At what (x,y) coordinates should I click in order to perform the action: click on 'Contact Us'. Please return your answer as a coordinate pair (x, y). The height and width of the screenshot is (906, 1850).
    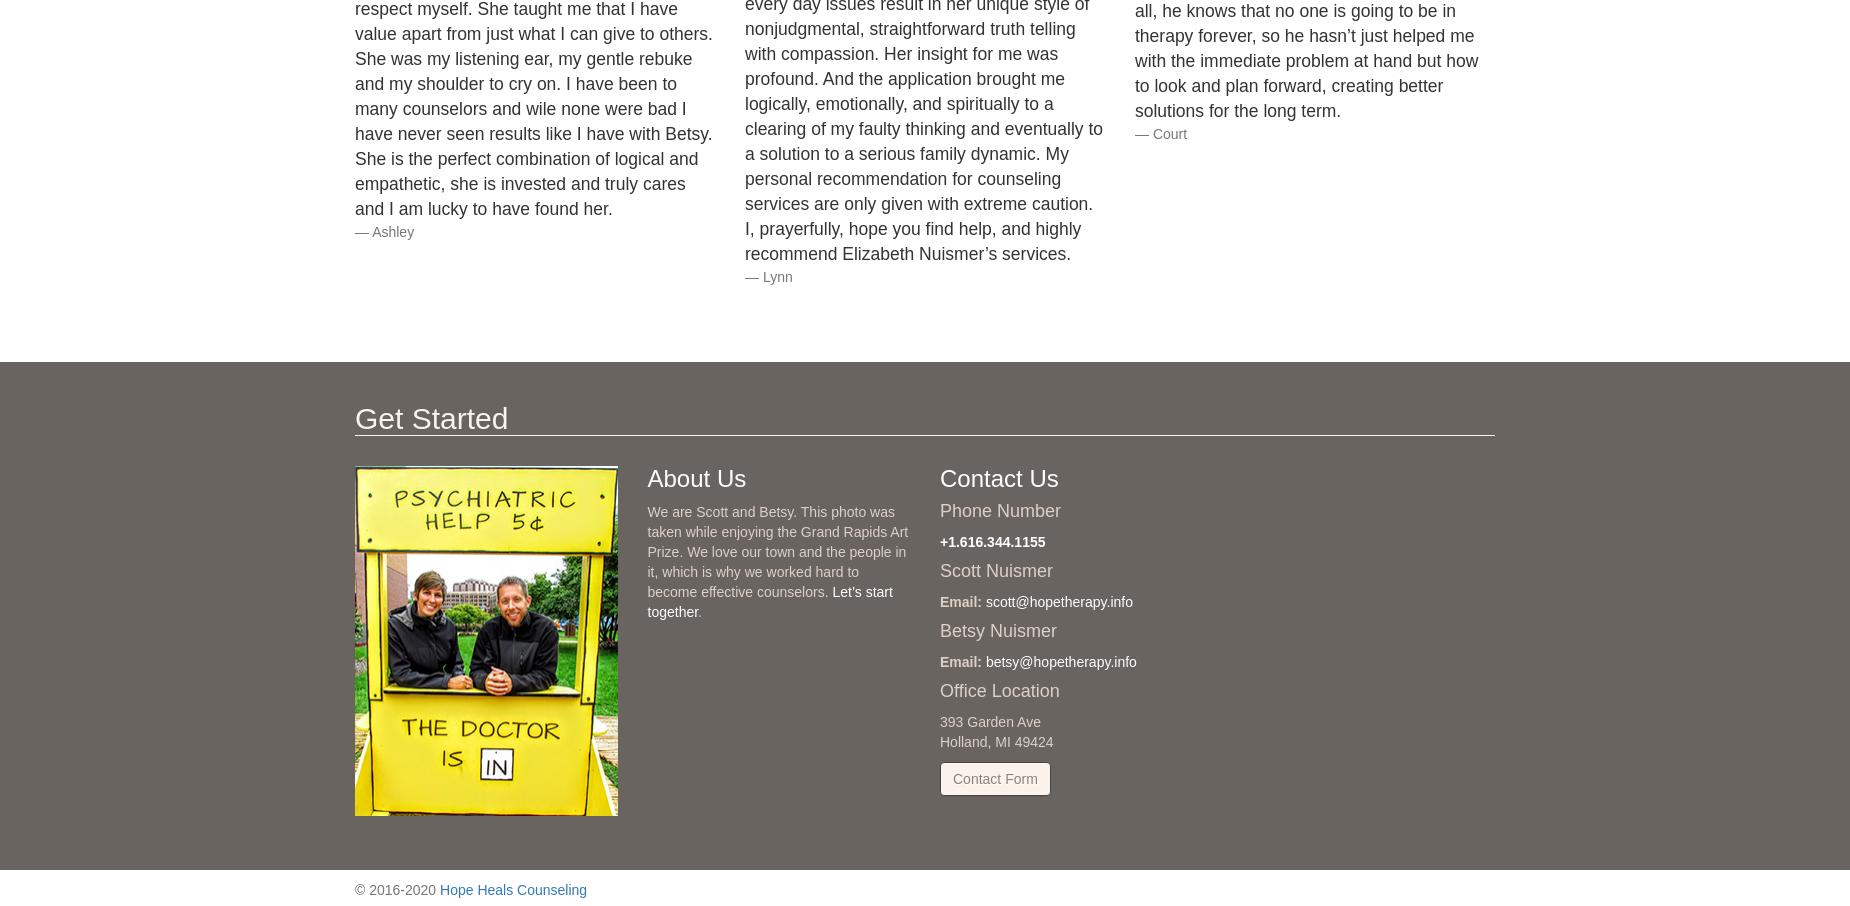
    Looking at the image, I should click on (998, 477).